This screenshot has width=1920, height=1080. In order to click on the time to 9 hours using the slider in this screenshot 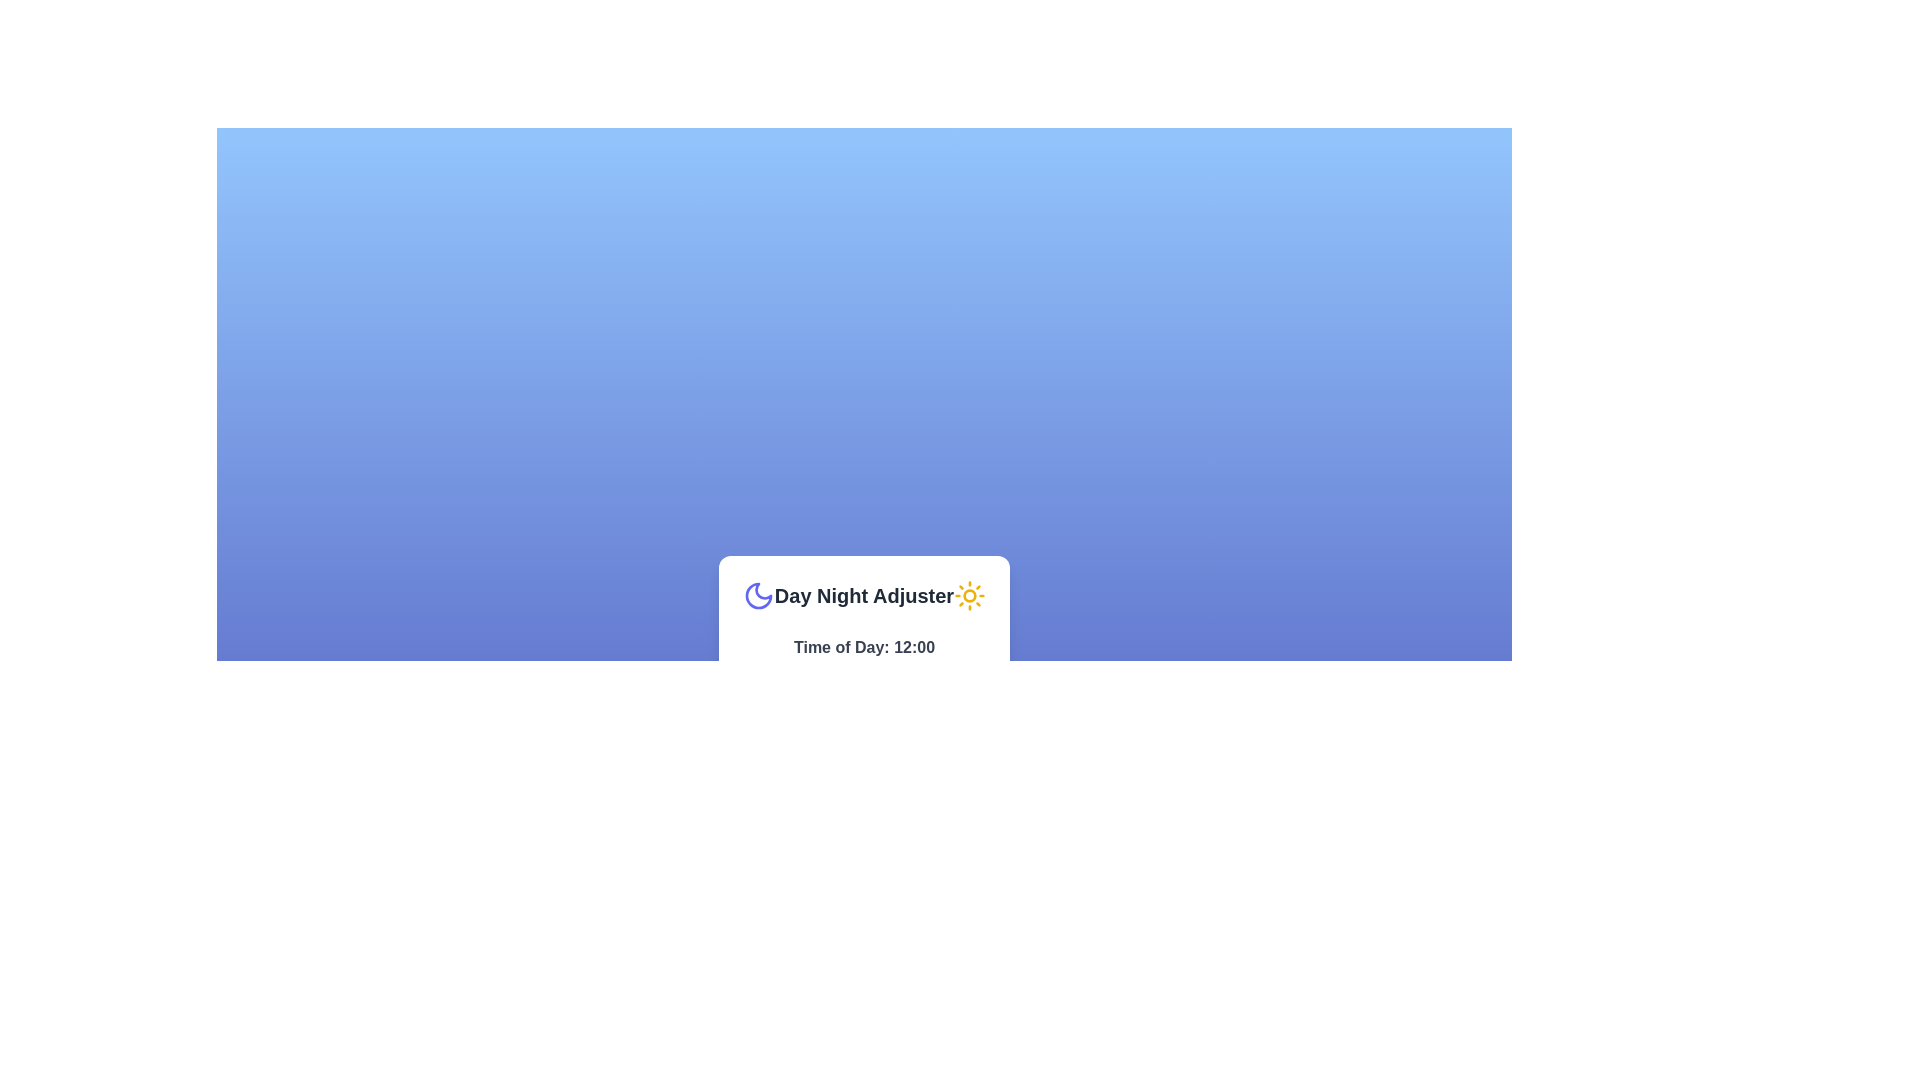, I will do `click(838, 670)`.